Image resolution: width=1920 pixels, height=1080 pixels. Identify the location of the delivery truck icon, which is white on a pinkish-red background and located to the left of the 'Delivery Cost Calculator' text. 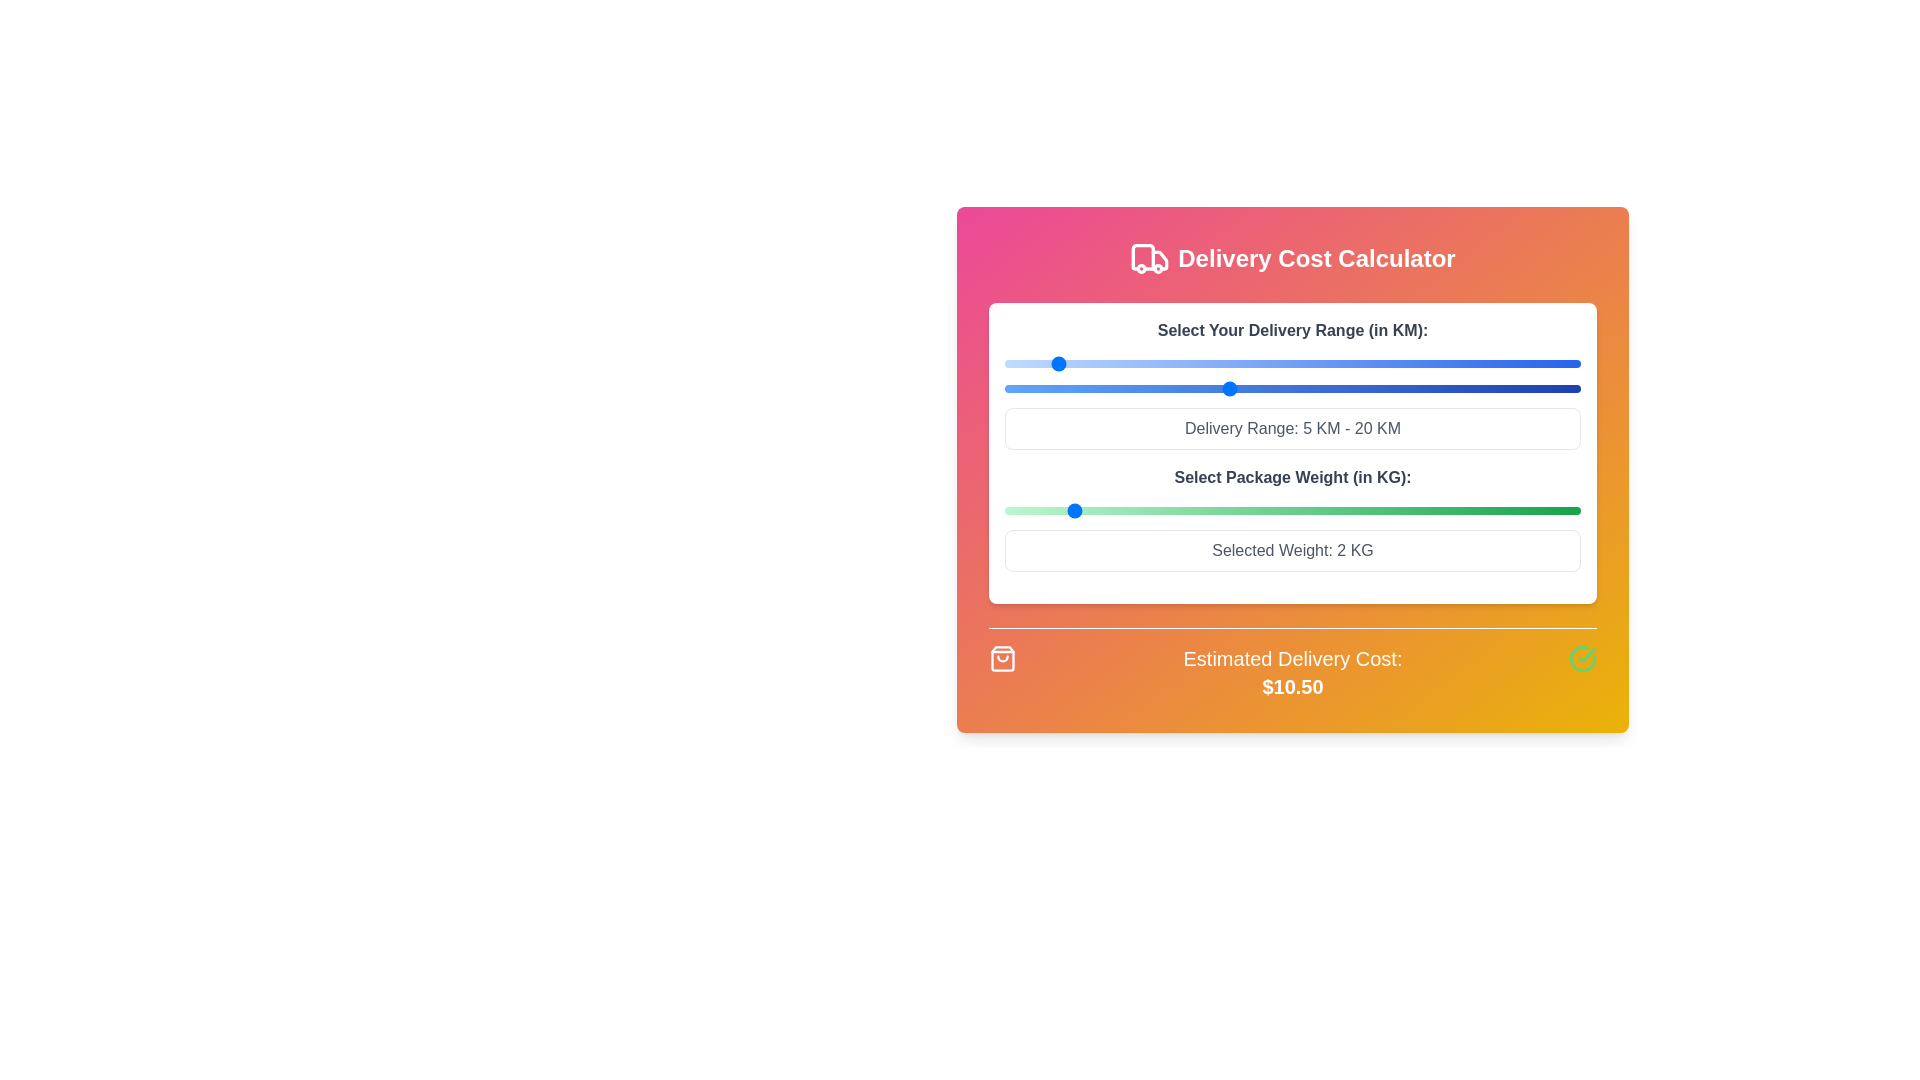
(1150, 257).